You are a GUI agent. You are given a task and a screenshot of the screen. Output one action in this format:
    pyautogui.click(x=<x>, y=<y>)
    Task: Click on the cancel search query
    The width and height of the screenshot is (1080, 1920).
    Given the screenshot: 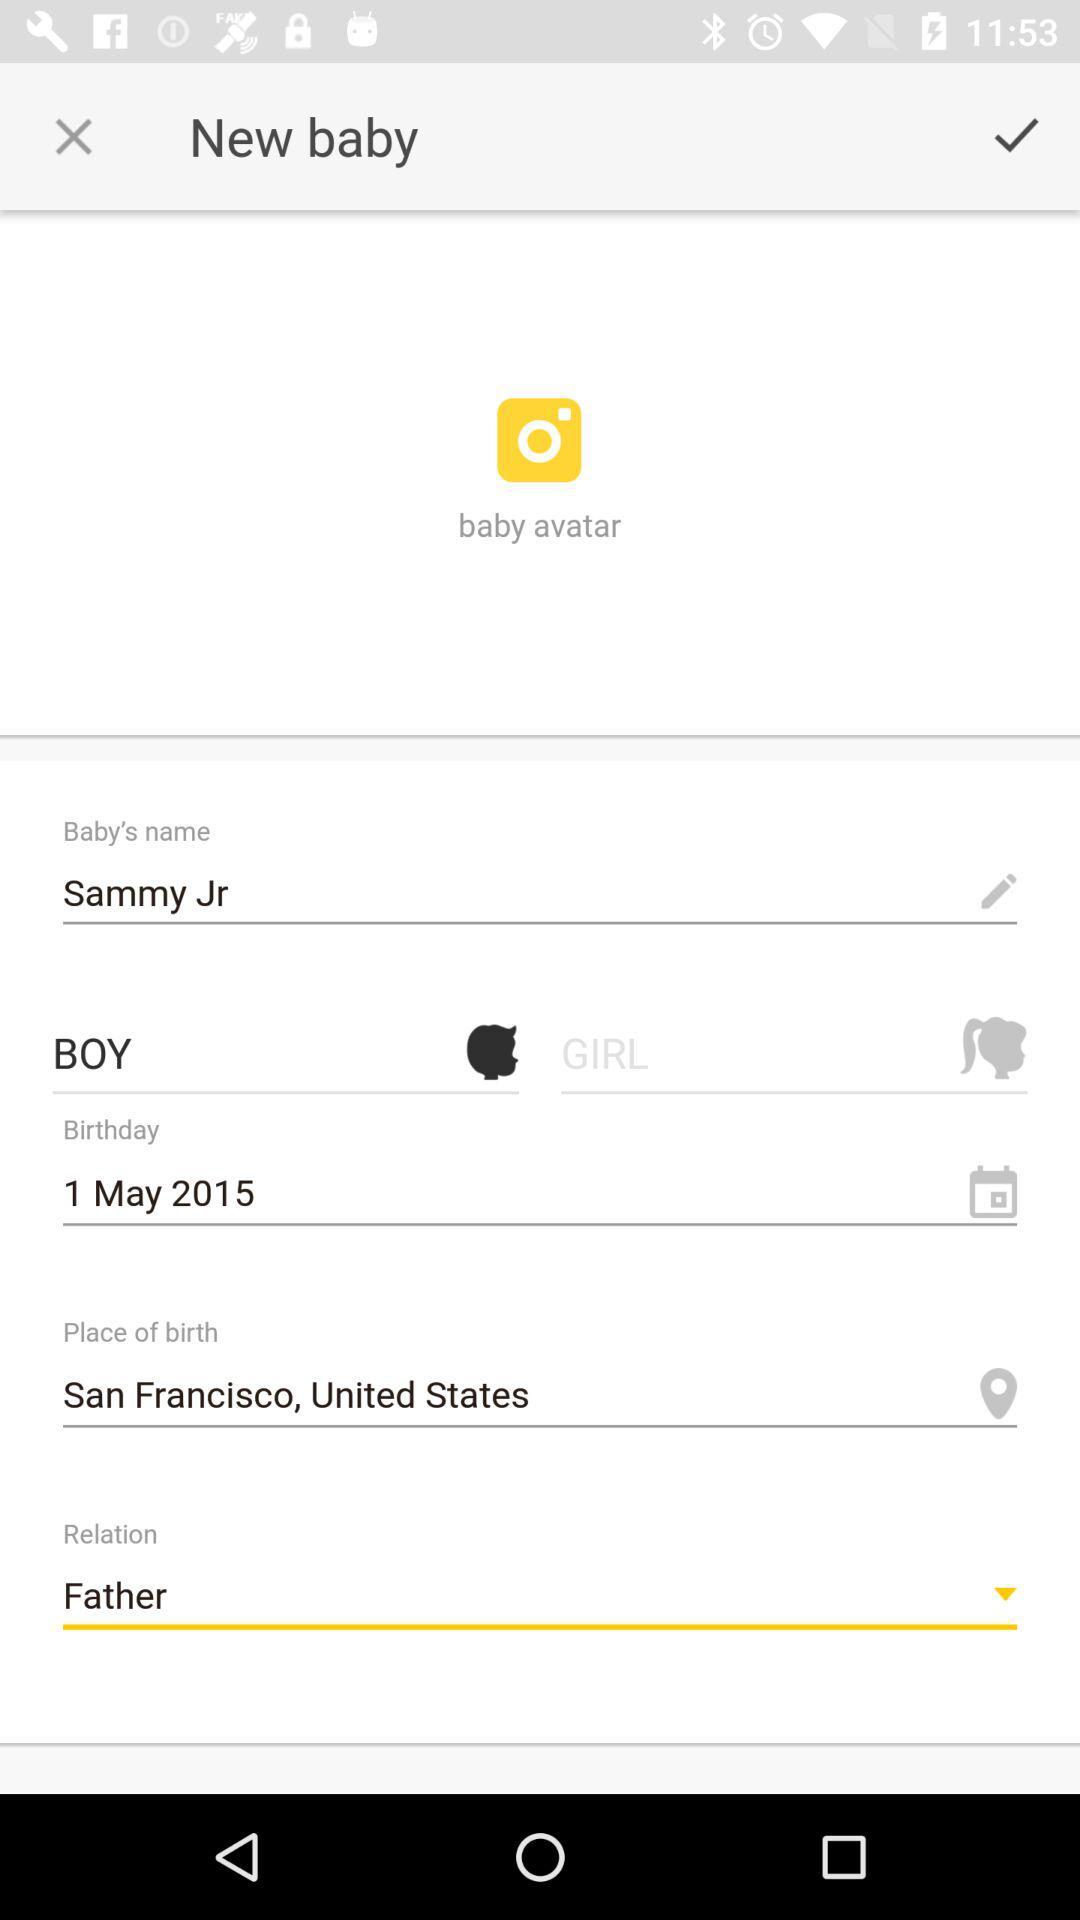 What is the action you would take?
    pyautogui.click(x=72, y=135)
    